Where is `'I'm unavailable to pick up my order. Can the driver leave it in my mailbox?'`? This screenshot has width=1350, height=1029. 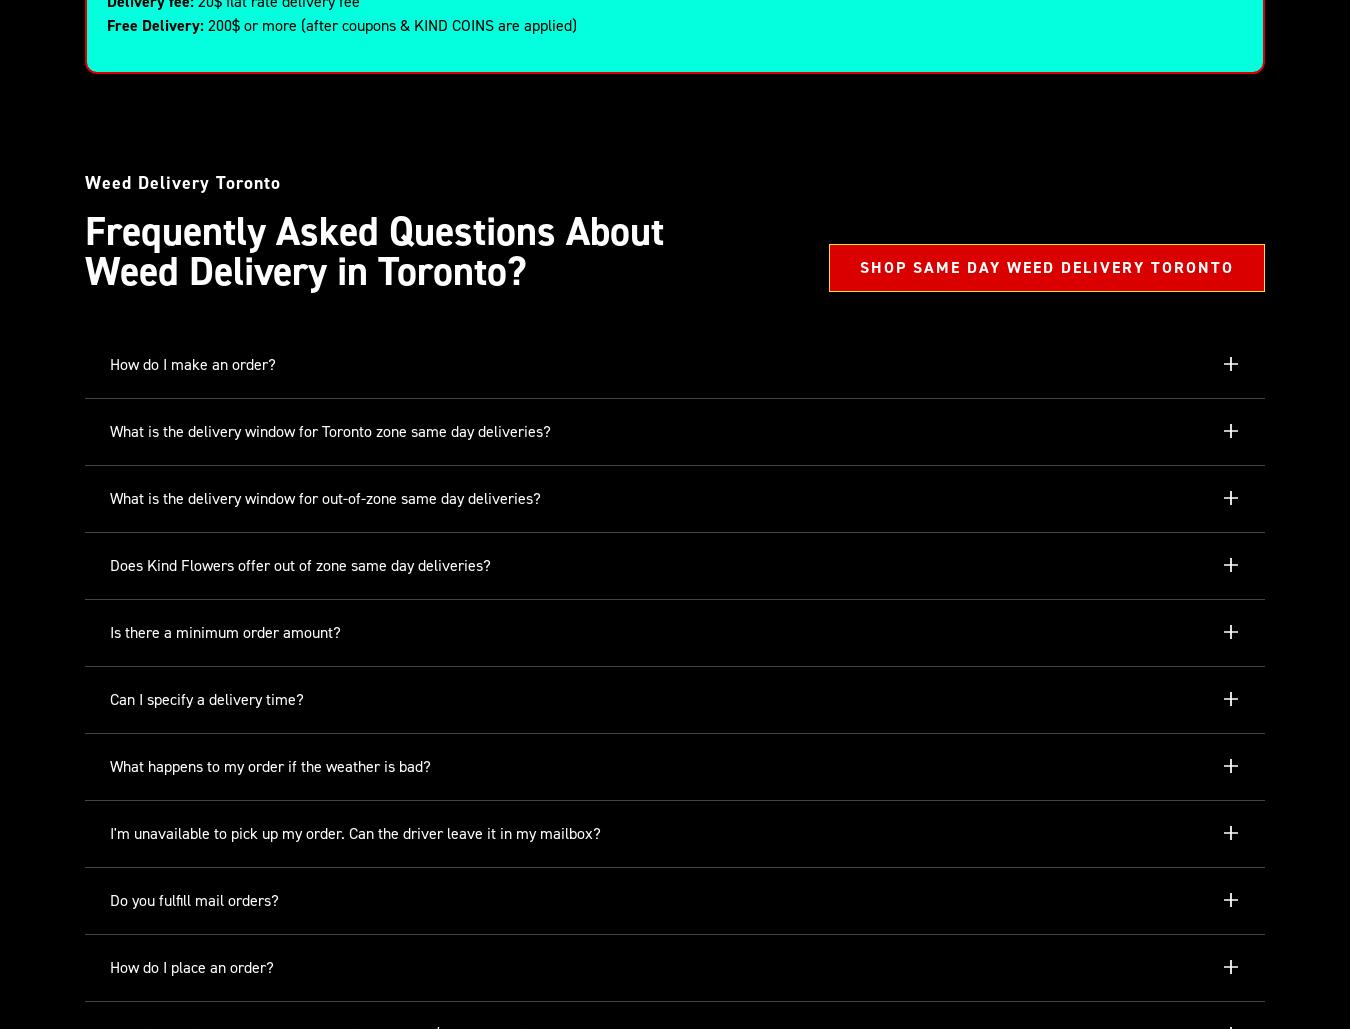 'I'm unavailable to pick up my order. Can the driver leave it in my mailbox?' is located at coordinates (355, 832).